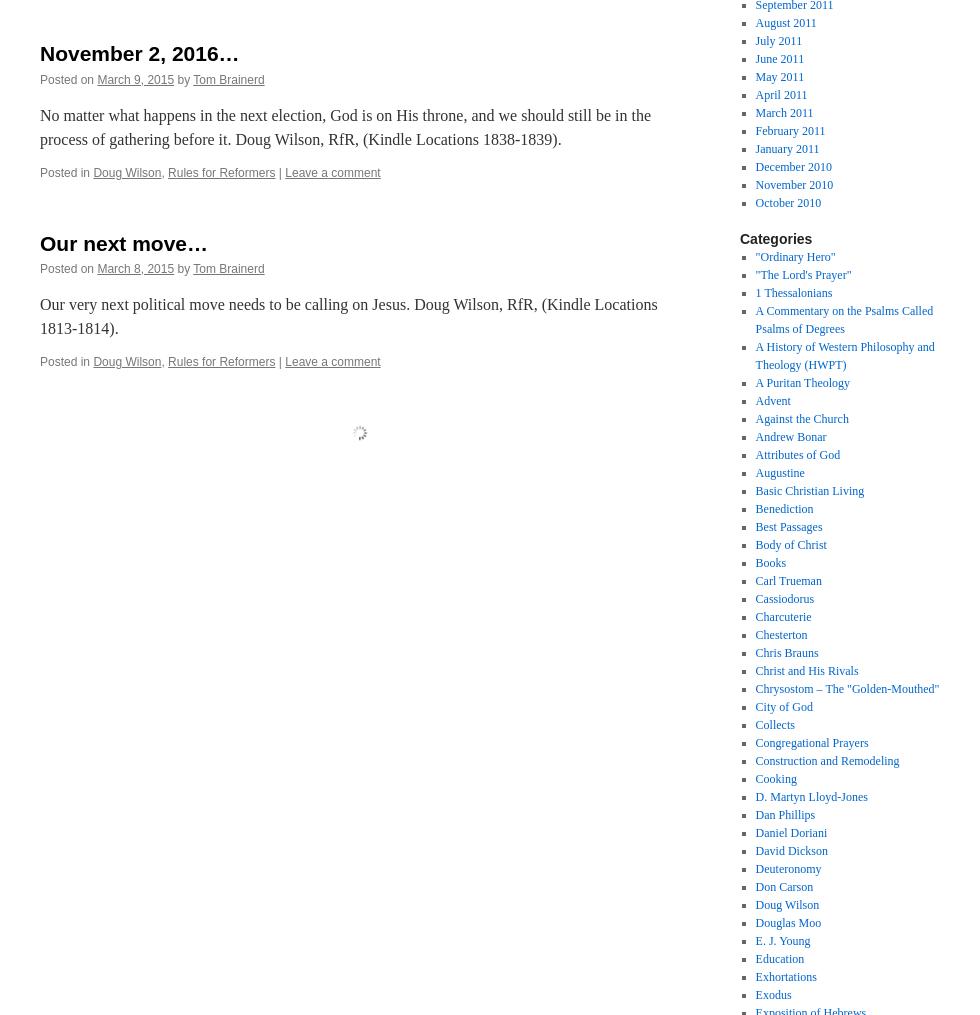 The image size is (980, 1015). Describe the element at coordinates (775, 239) in the screenshot. I see `'Categories'` at that location.